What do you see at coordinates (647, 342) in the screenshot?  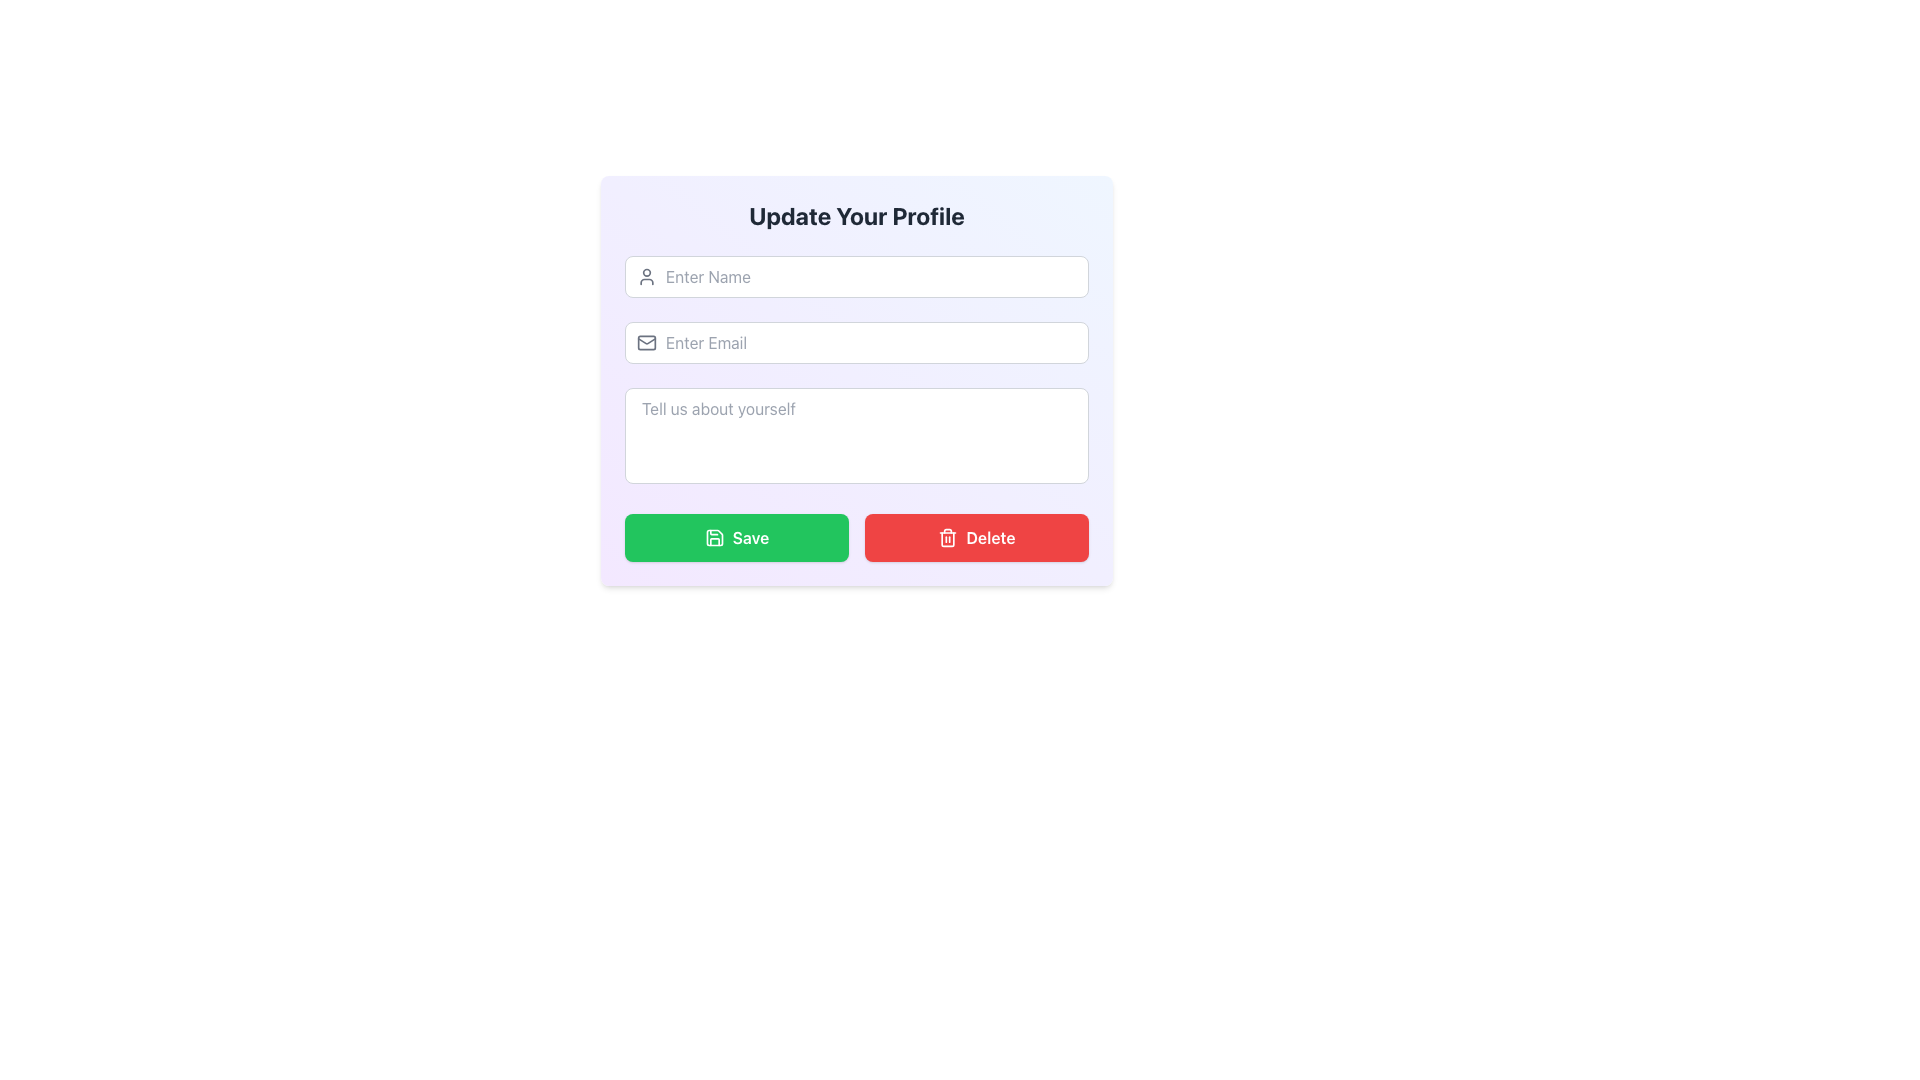 I see `the mail envelope icon with a red border located to the far left of the 'Enter Email' input field` at bounding box center [647, 342].